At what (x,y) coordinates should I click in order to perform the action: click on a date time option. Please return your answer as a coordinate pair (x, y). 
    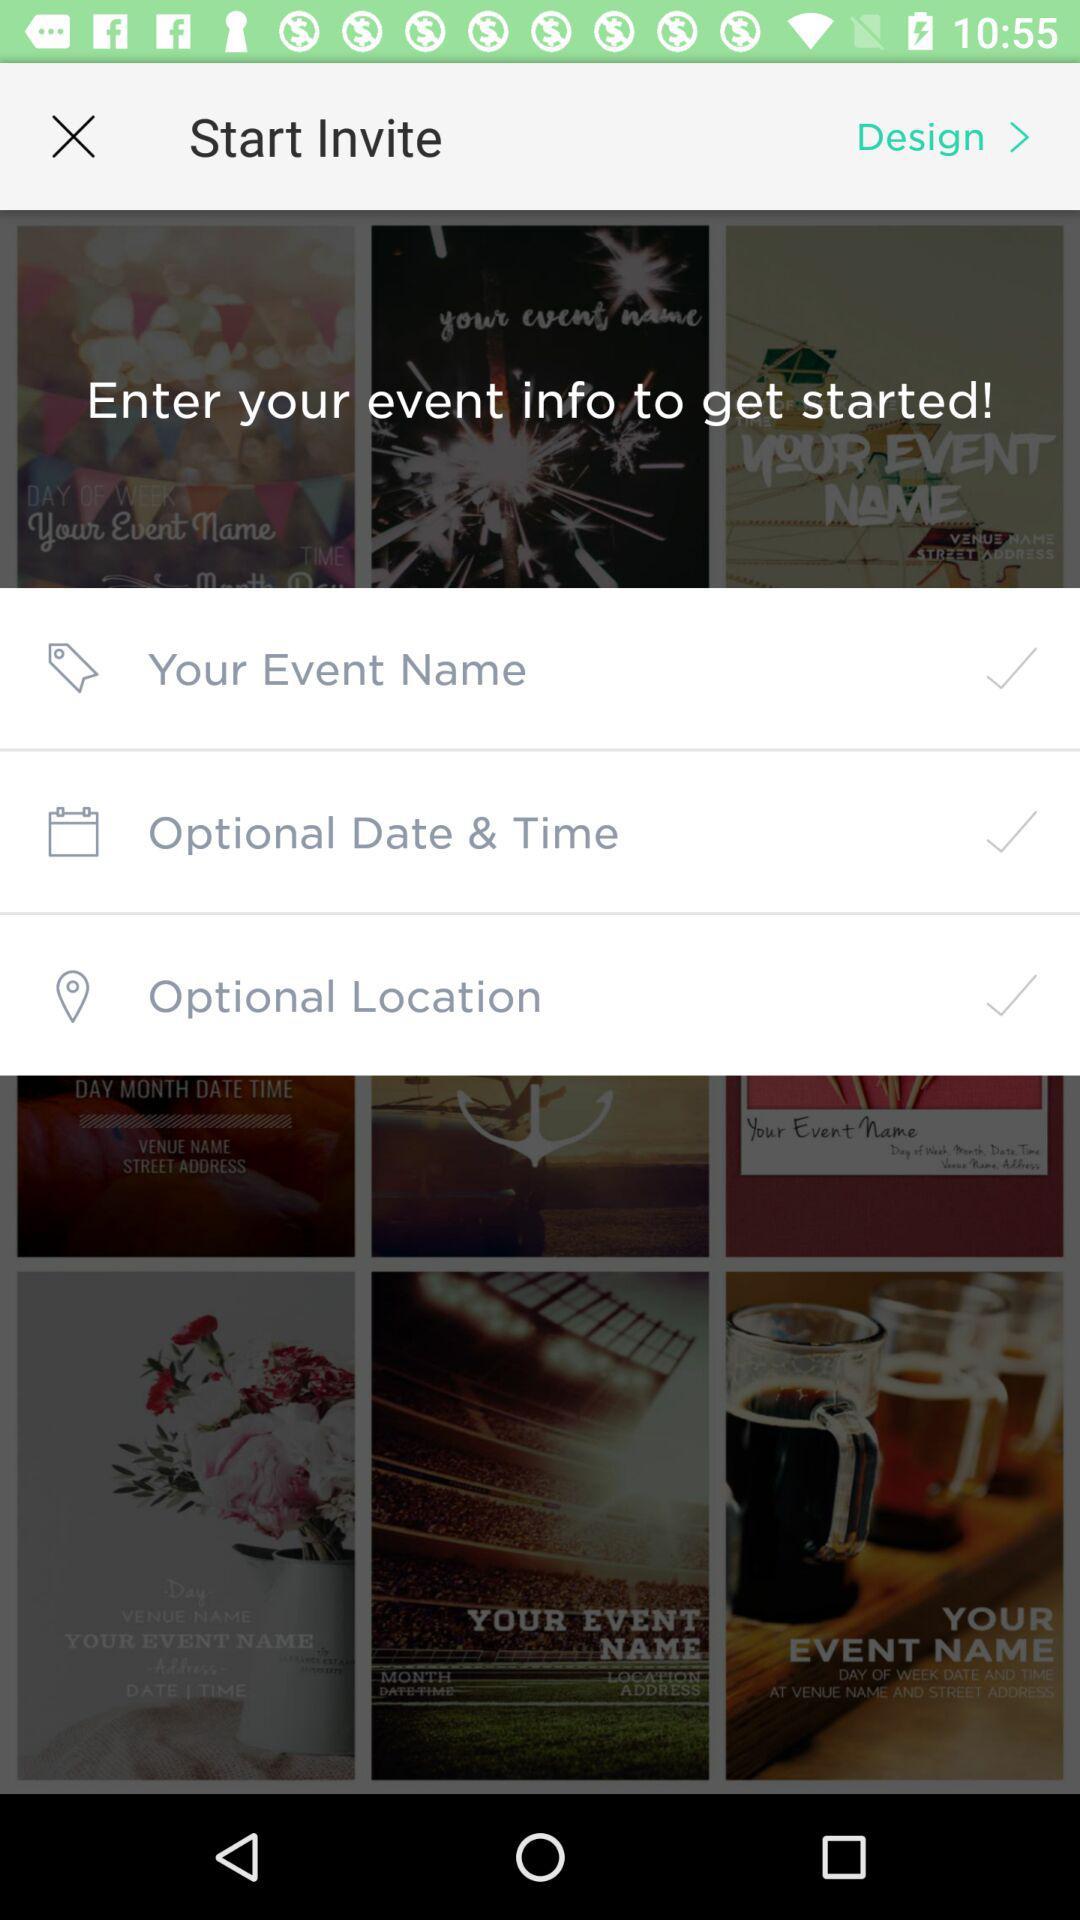
    Looking at the image, I should click on (540, 831).